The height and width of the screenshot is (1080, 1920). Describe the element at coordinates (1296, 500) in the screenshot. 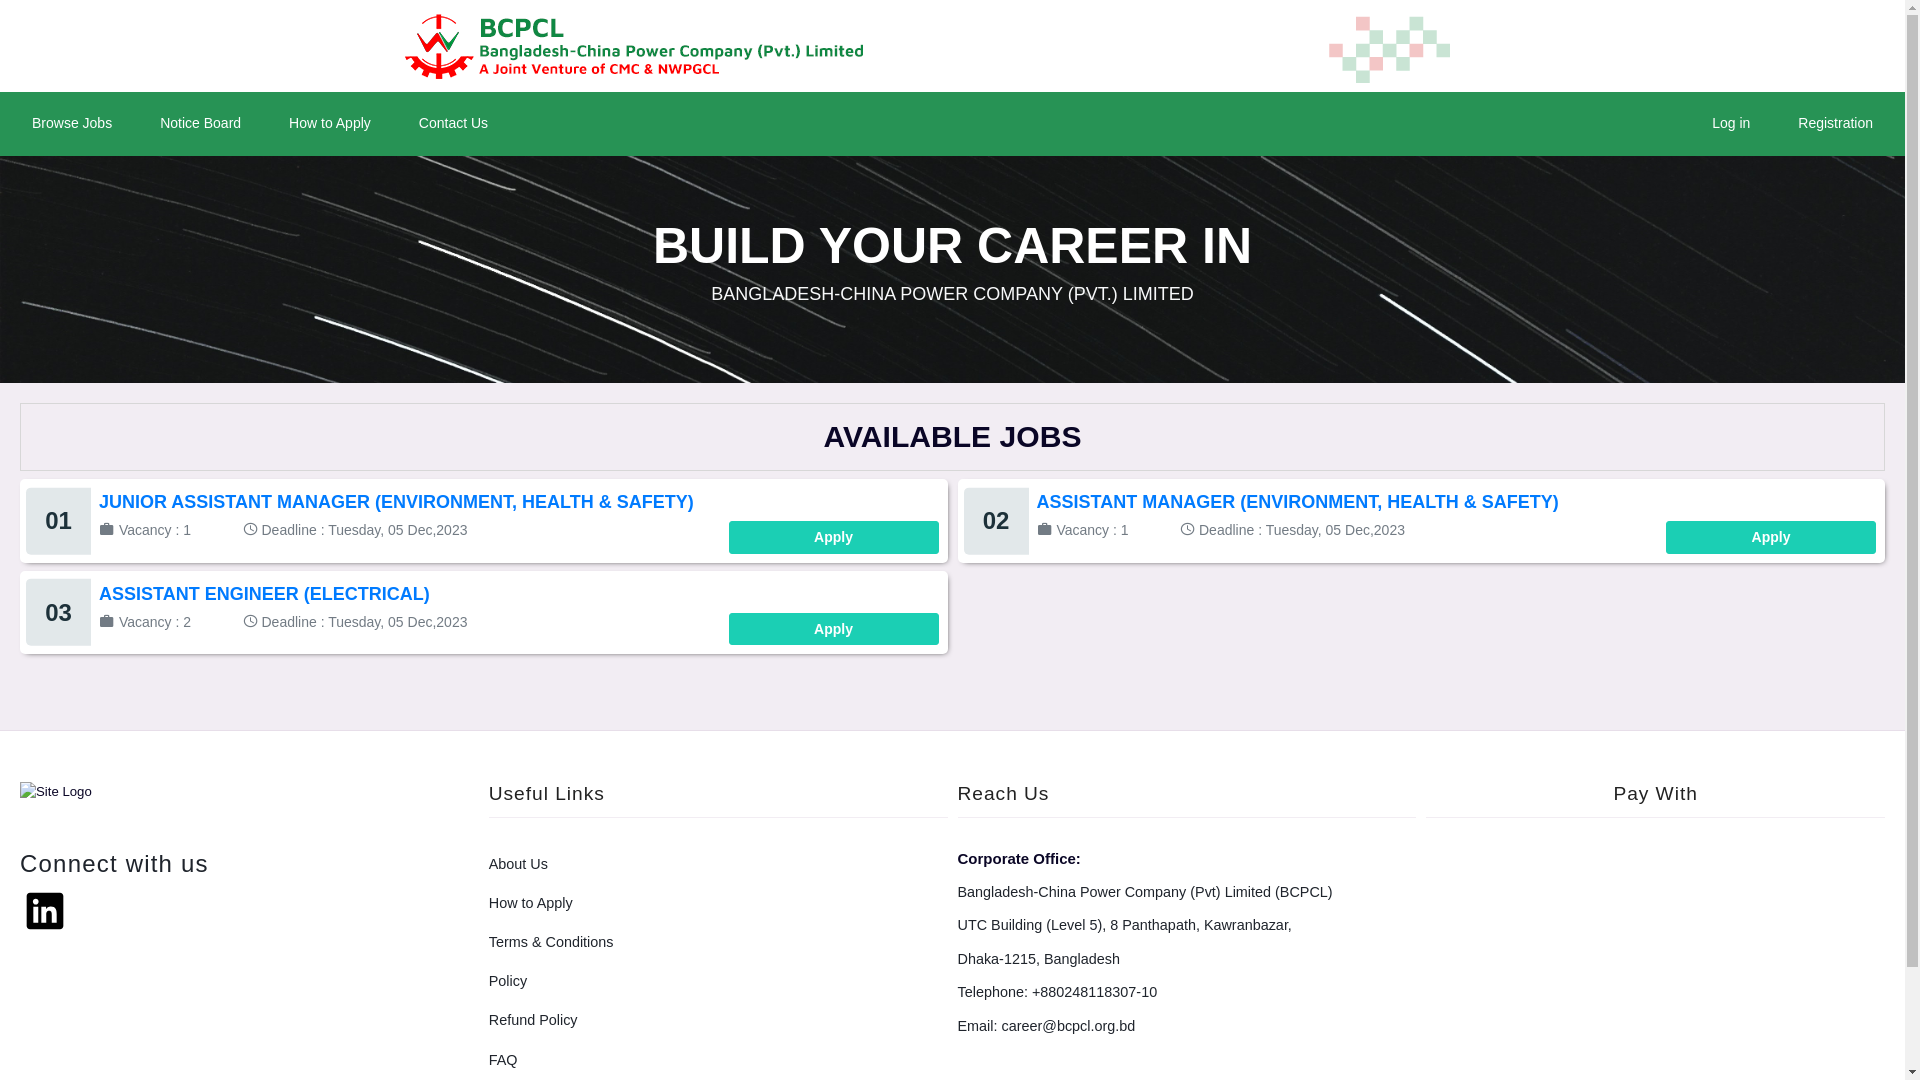

I see `'ASSISTANT MANAGER (ENVIRONMENT, HEALTH & SAFETY)'` at that location.